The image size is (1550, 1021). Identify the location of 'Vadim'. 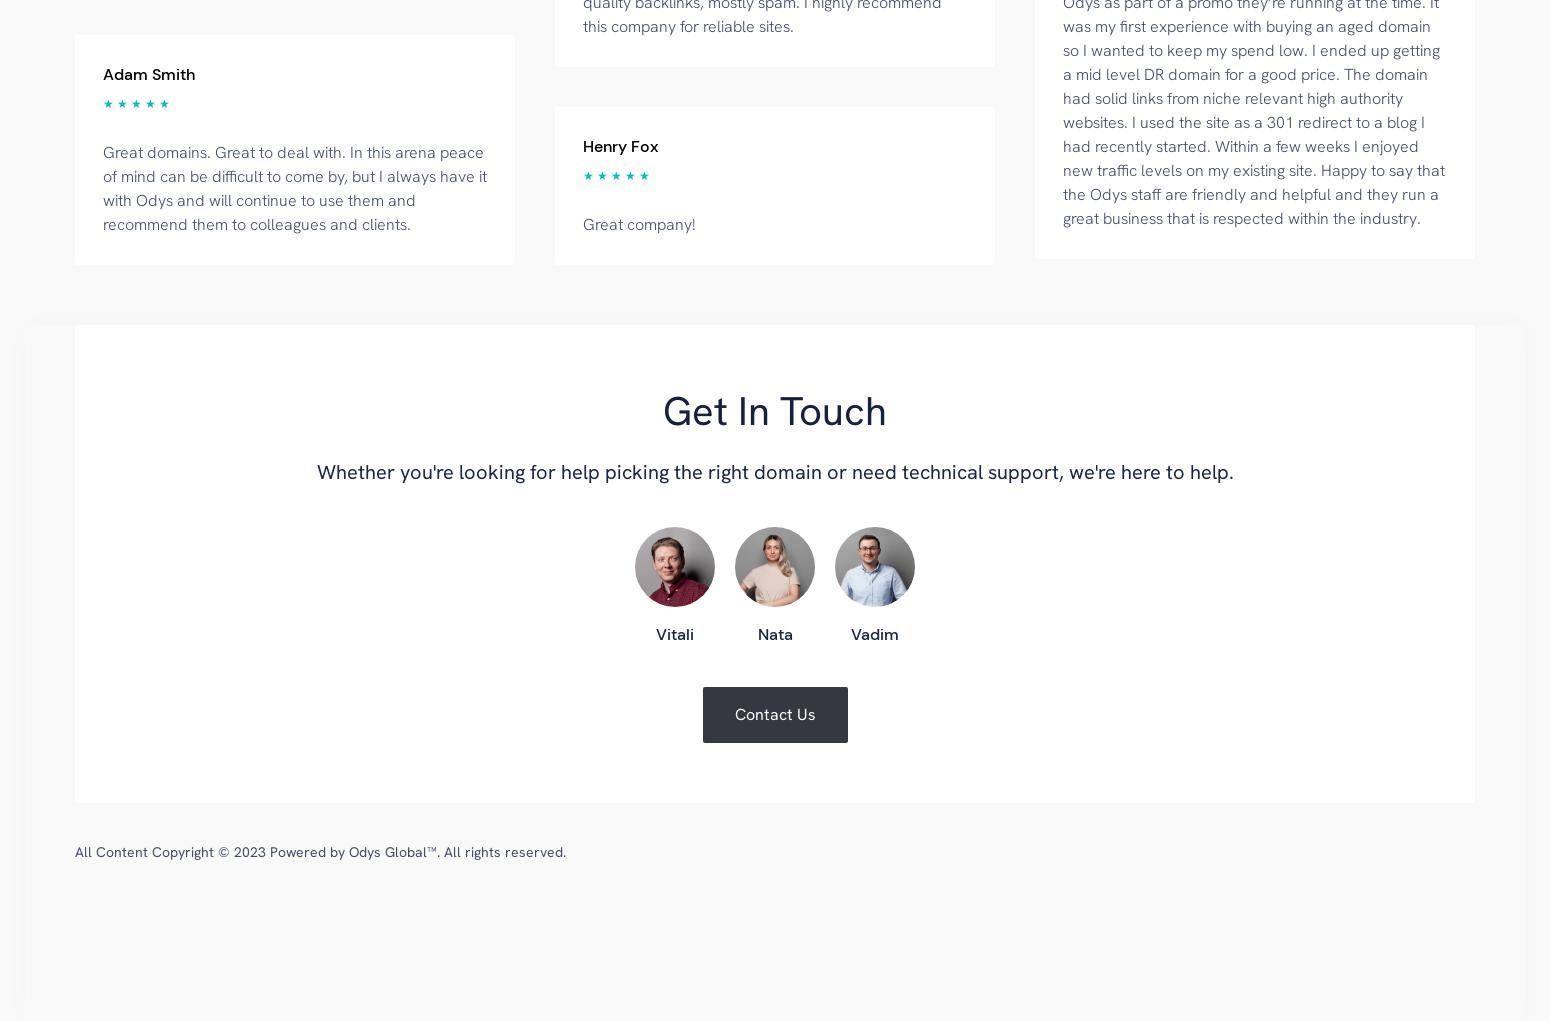
(874, 632).